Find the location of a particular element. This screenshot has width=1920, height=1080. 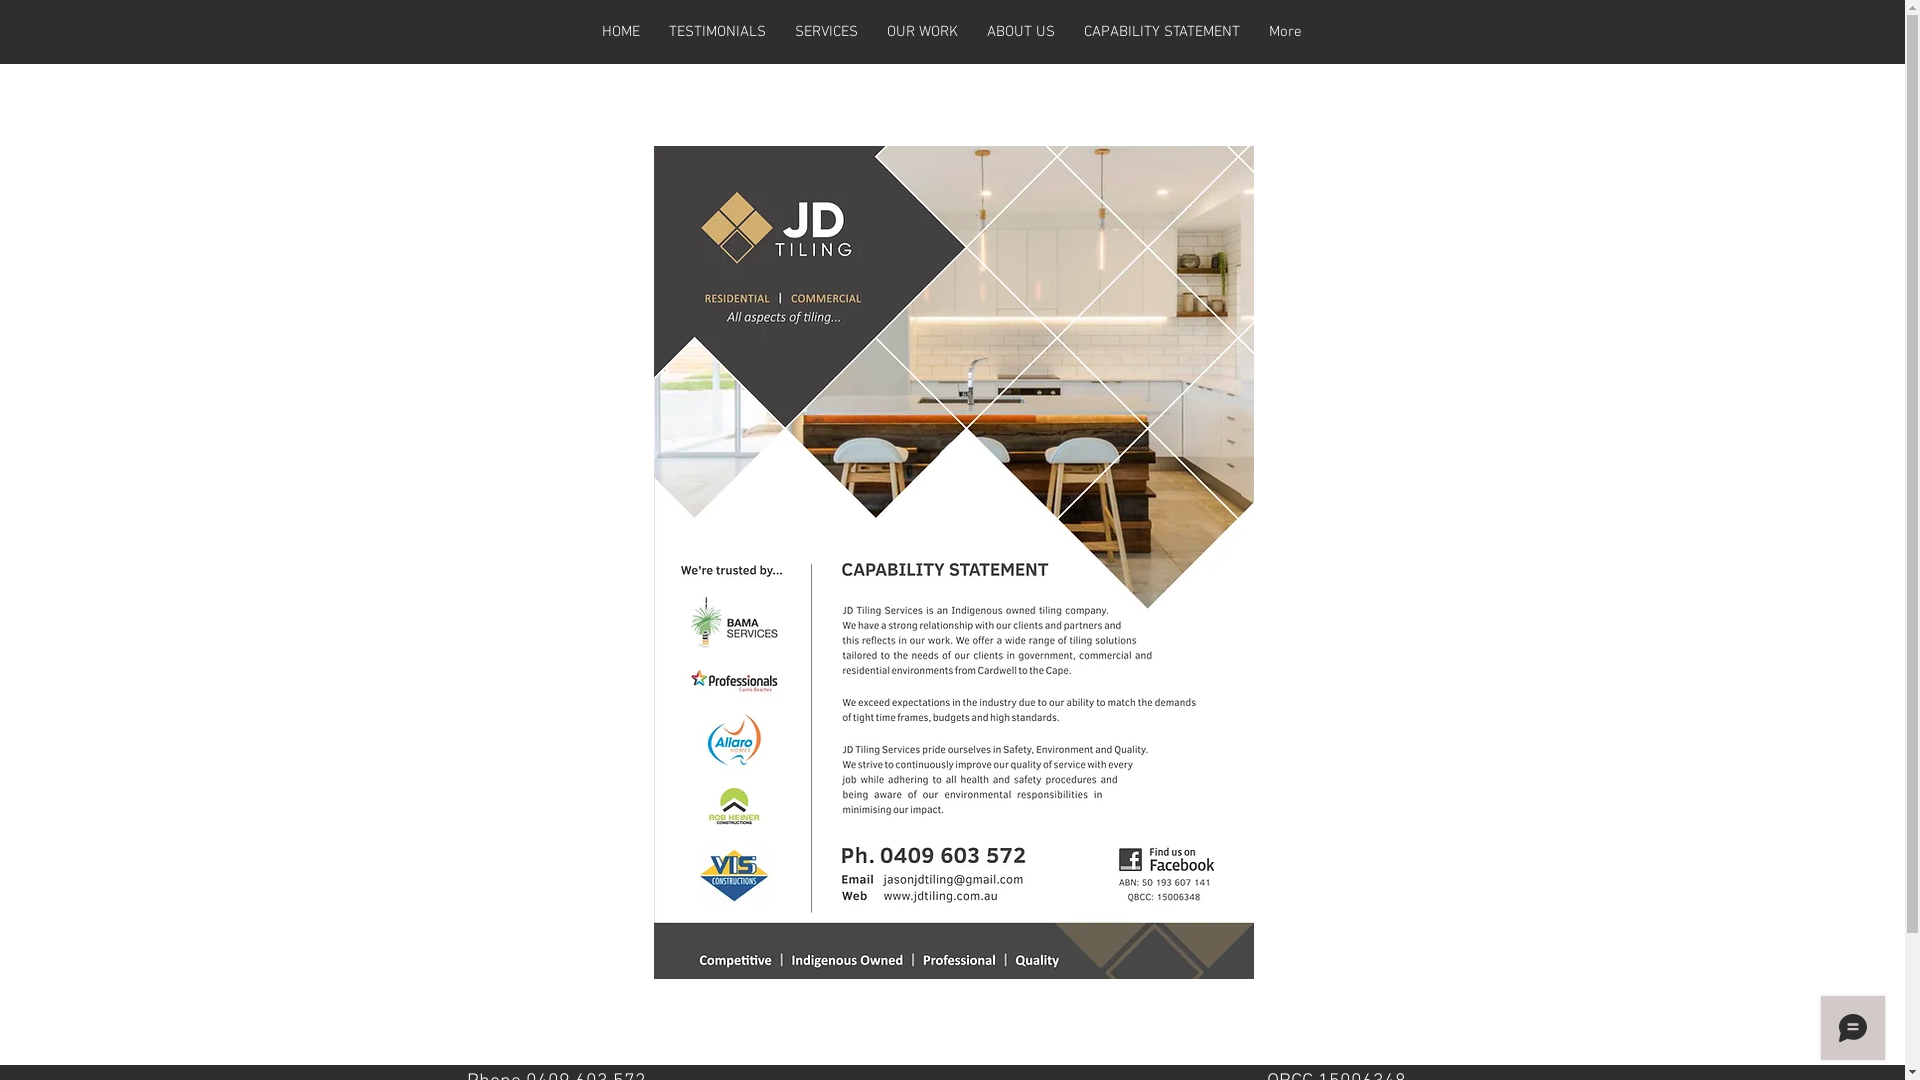

'SERVICES' is located at coordinates (825, 31).